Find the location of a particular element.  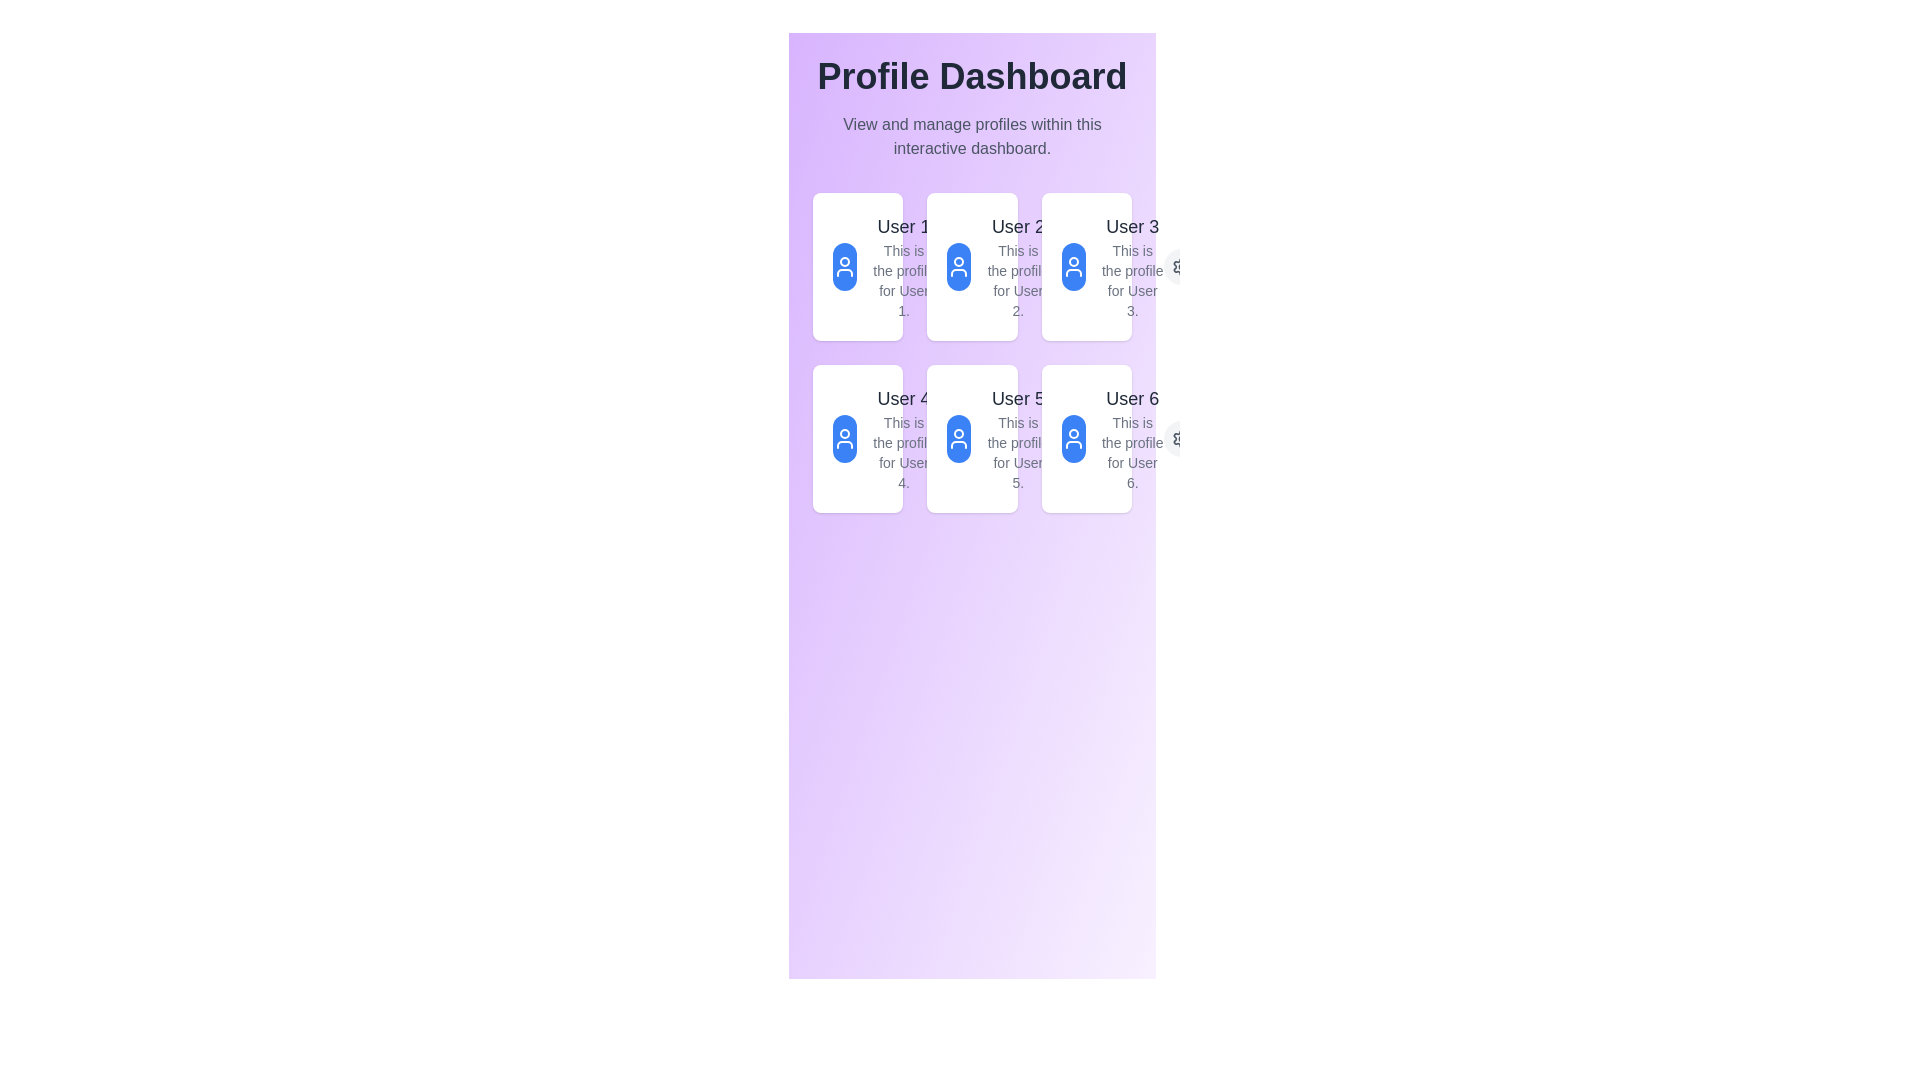

text component styled with a small font size and light gray color that reads 'This is the profile for User 5.' located below the heading 'User 5' is located at coordinates (1018, 452).